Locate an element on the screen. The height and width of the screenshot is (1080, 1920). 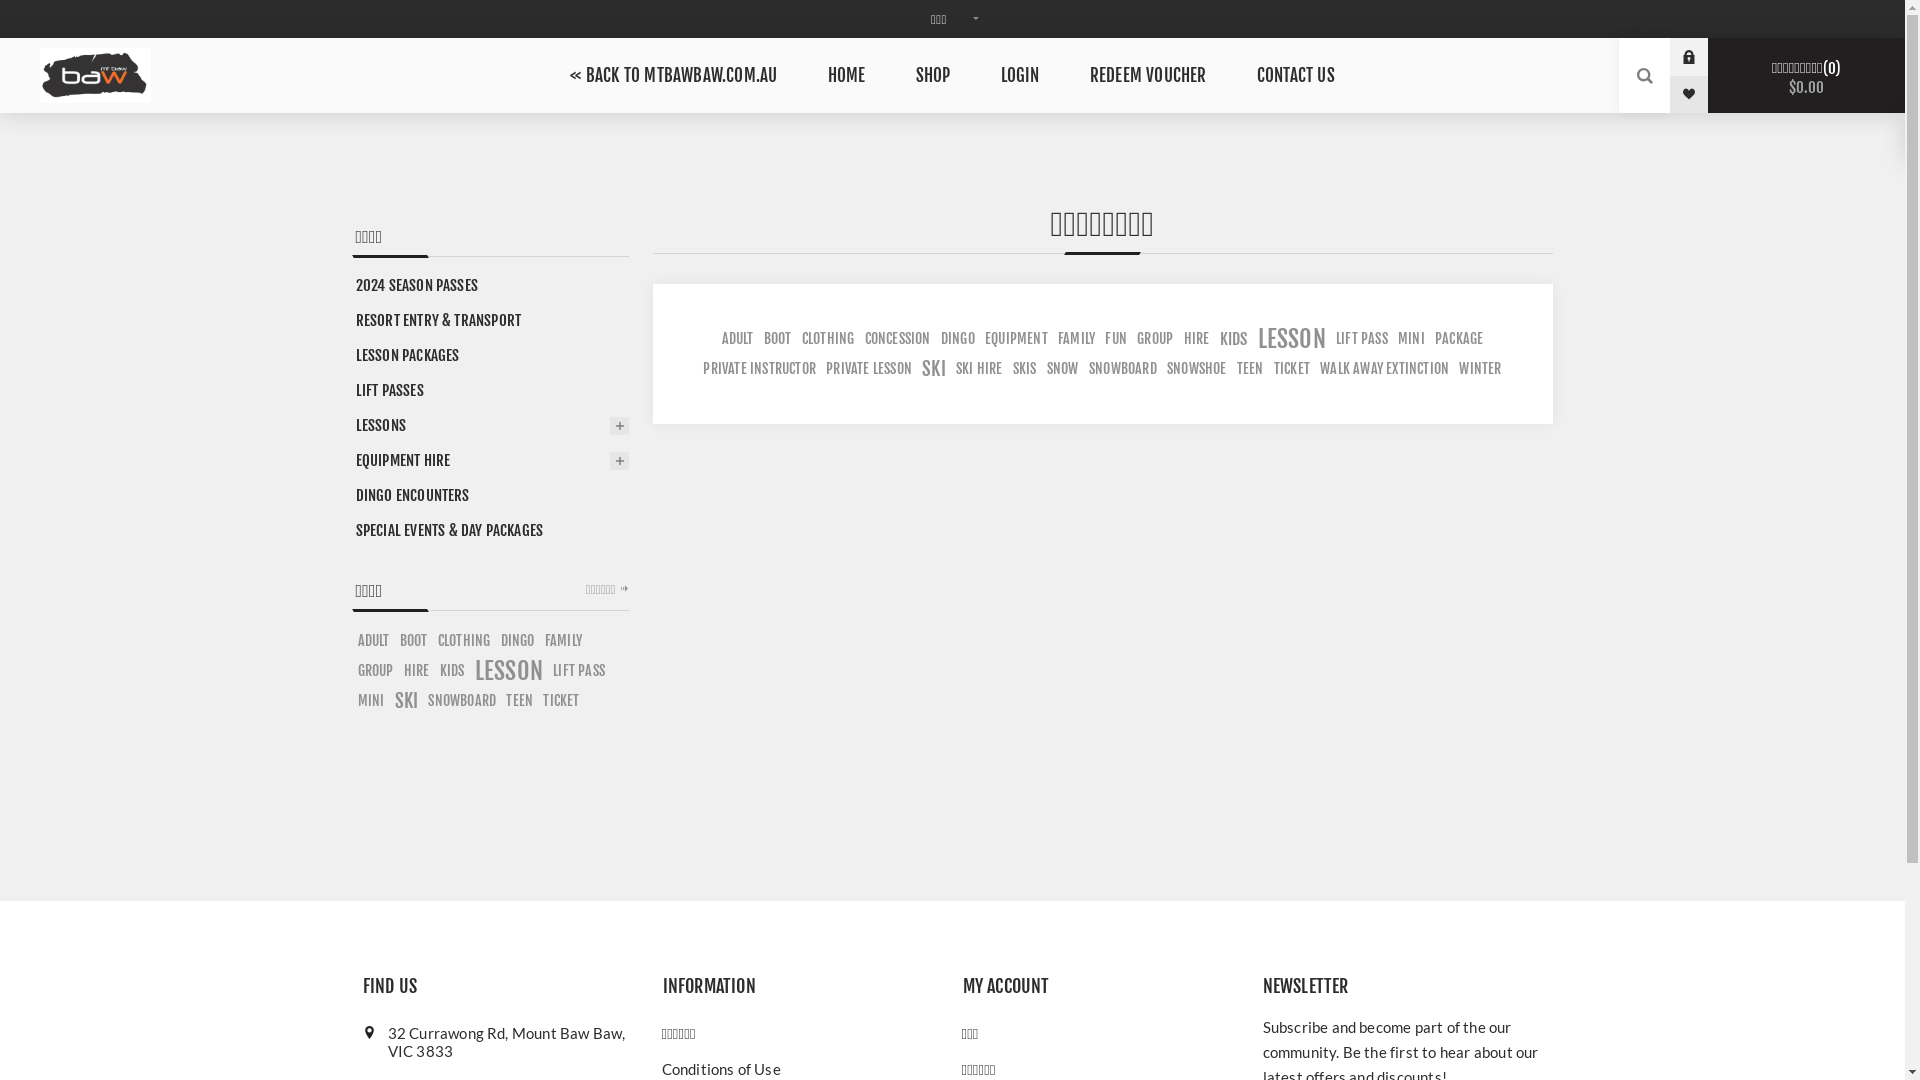
'FUN' is located at coordinates (1103, 338).